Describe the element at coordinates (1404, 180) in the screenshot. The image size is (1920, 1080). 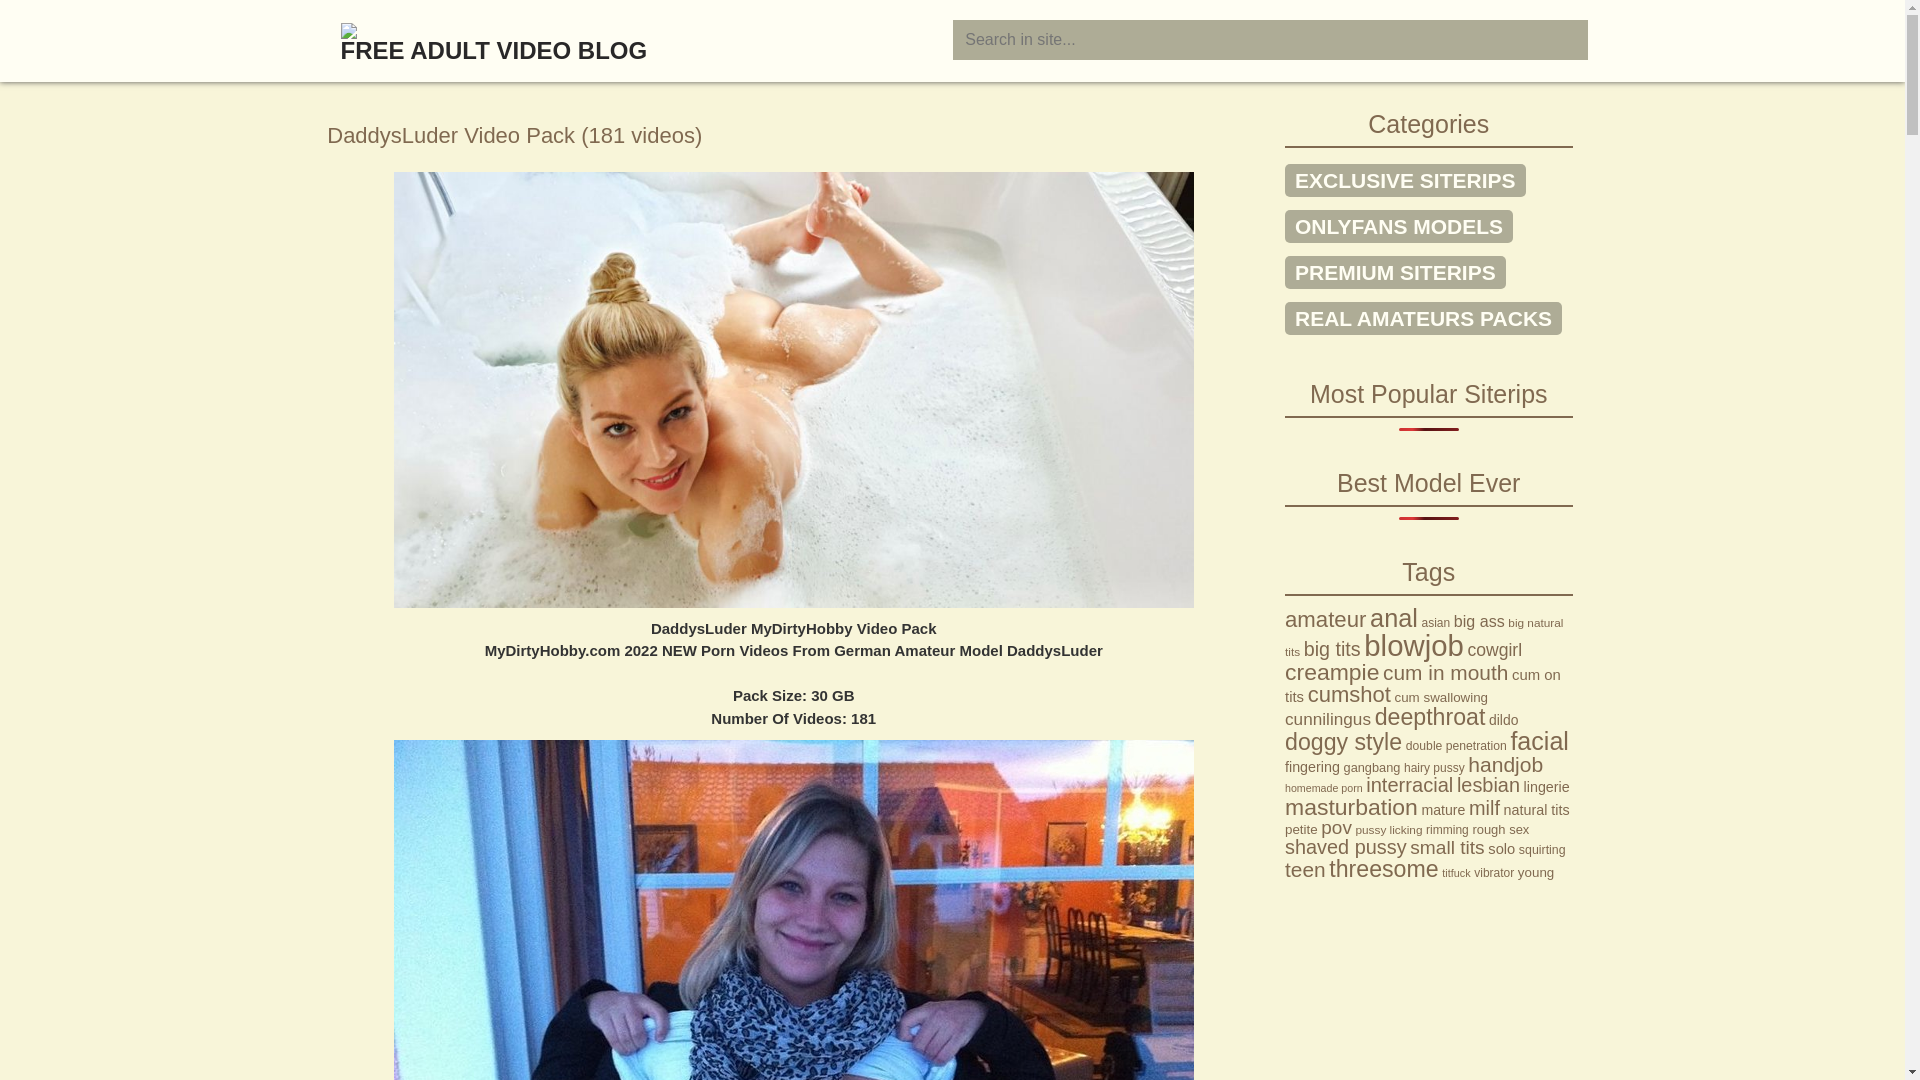
I see `'EXCLUSIVE SITERIPS'` at that location.